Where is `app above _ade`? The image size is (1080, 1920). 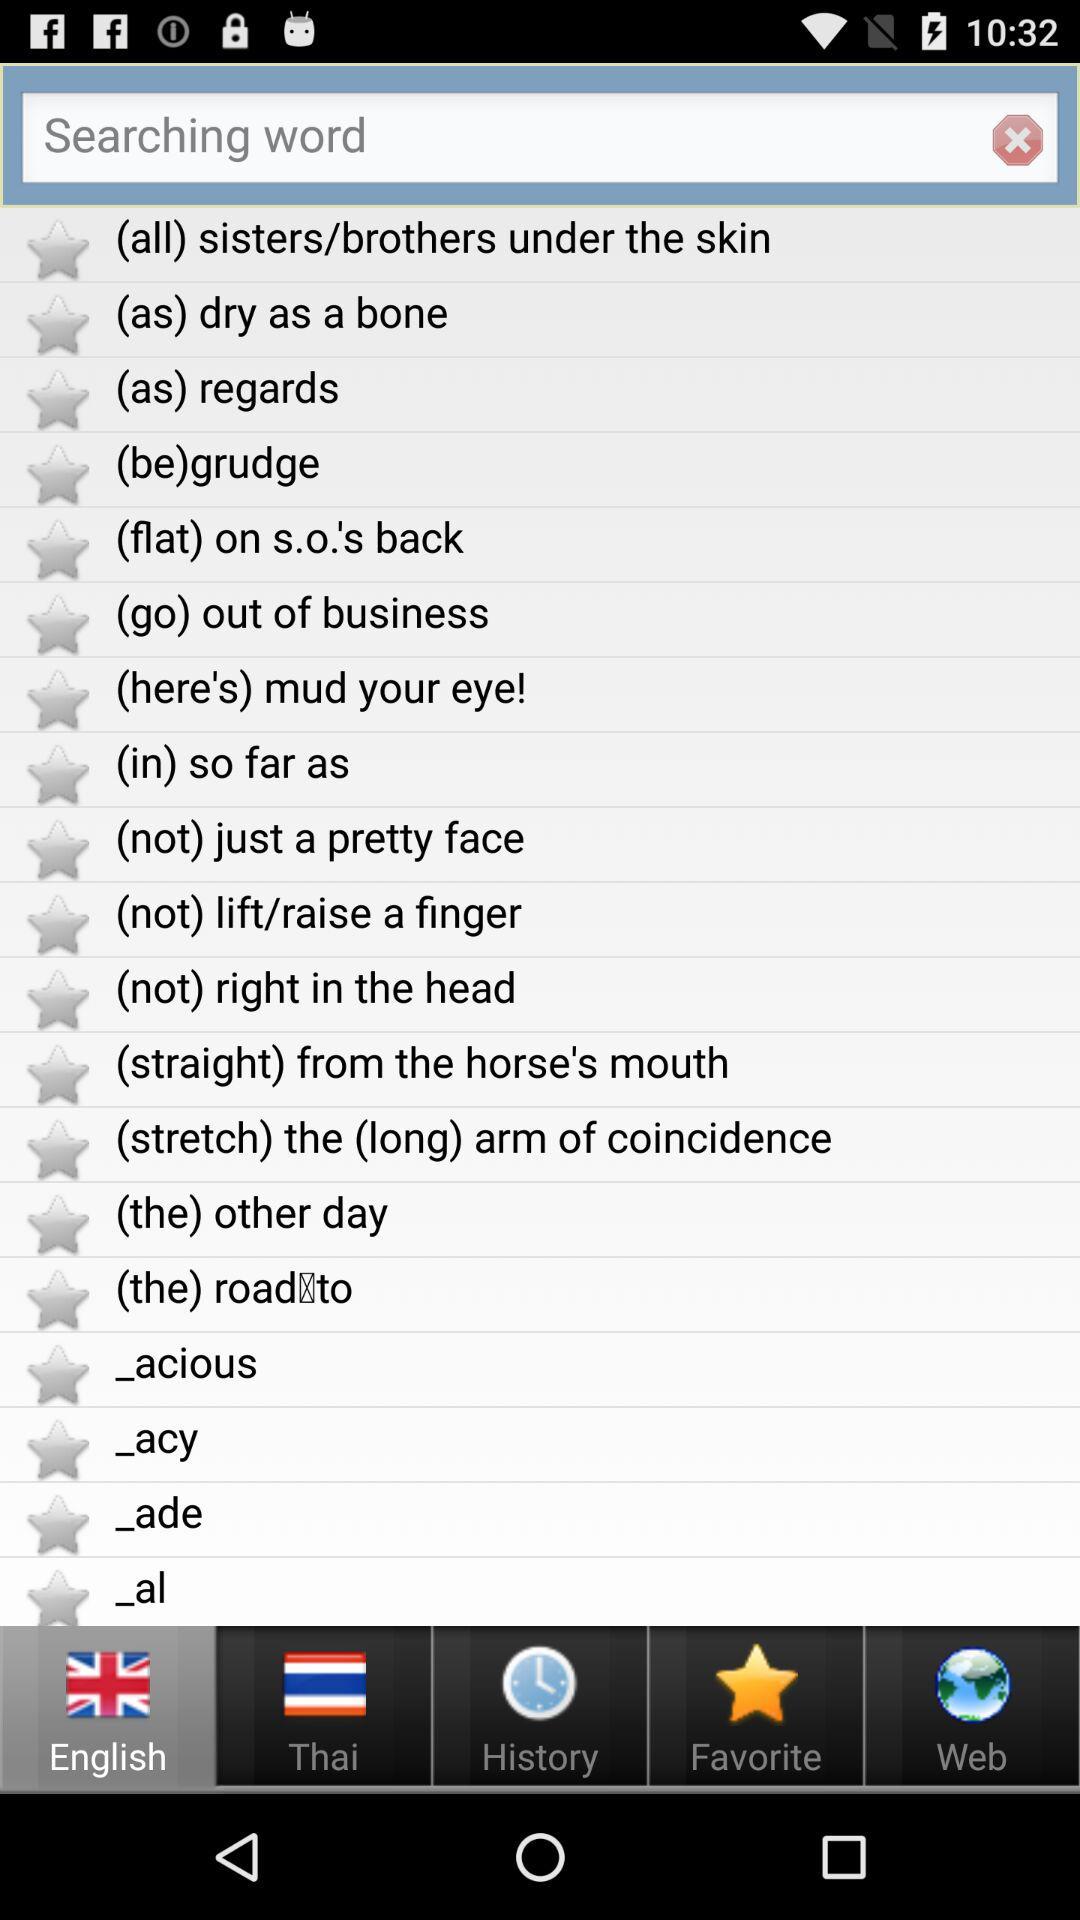
app above _ade is located at coordinates (596, 1435).